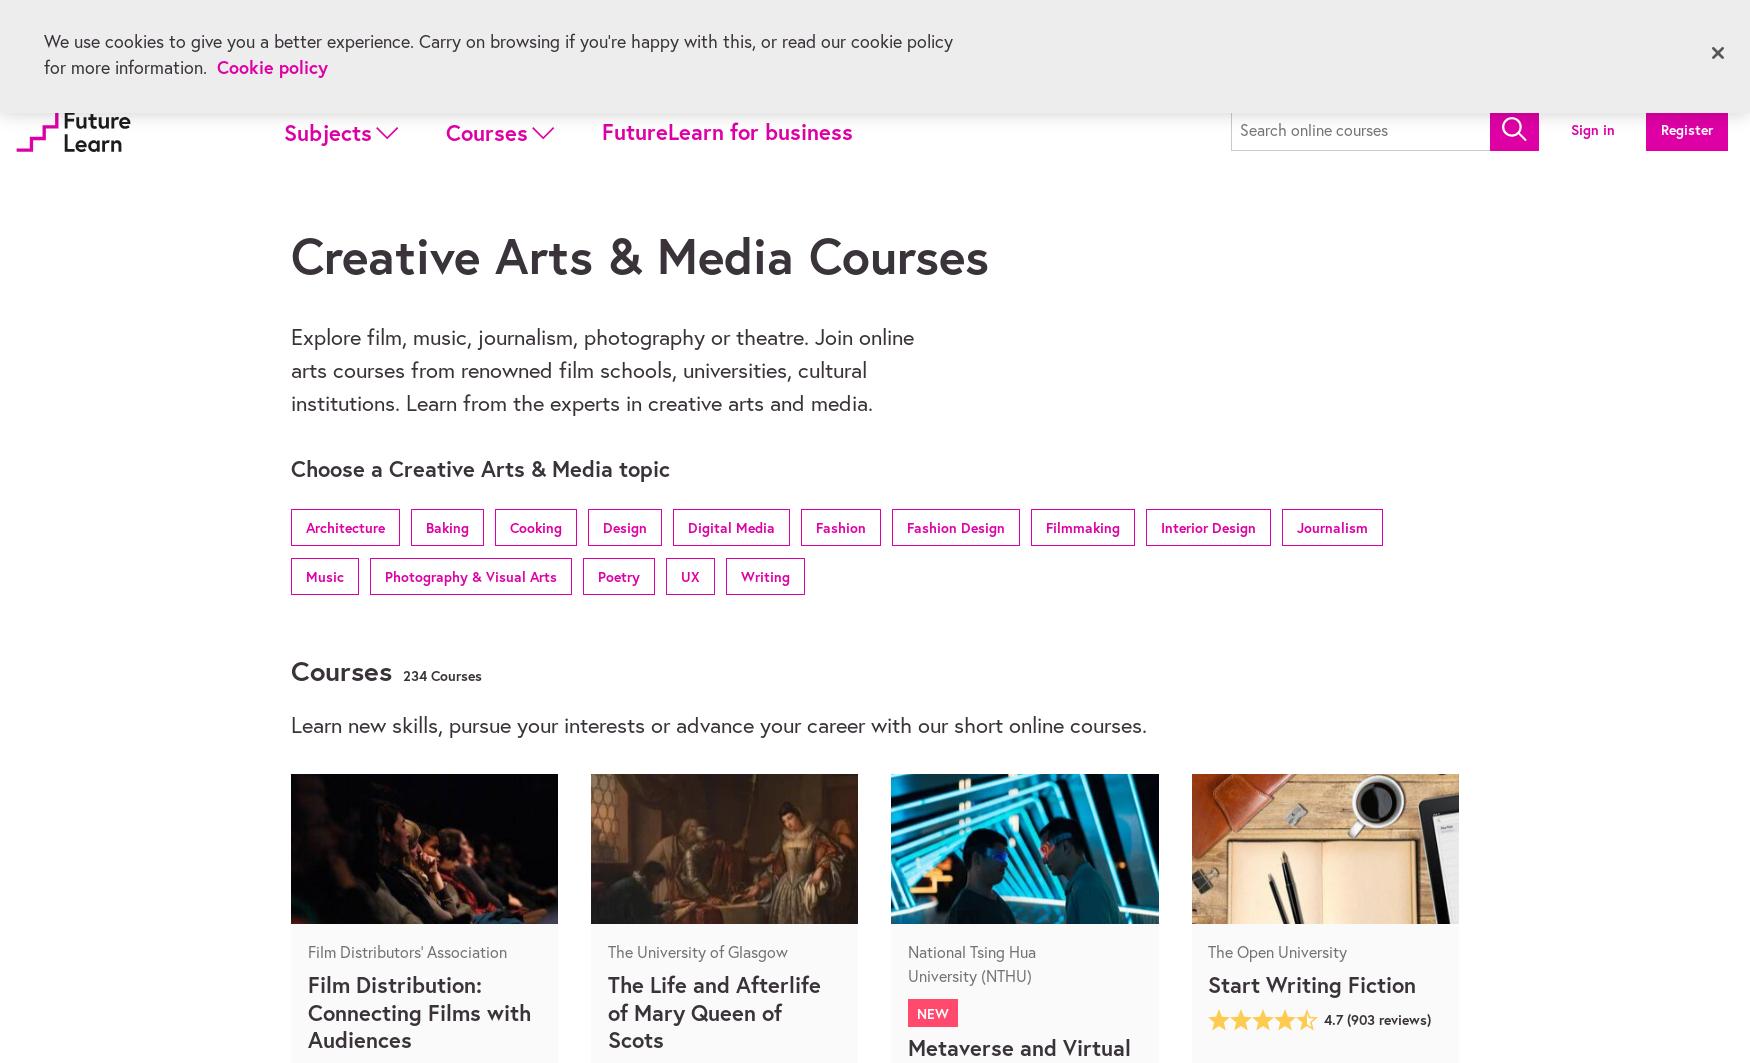 This screenshot has height=1063, width=1750. I want to click on '(', so click(1345, 1018).